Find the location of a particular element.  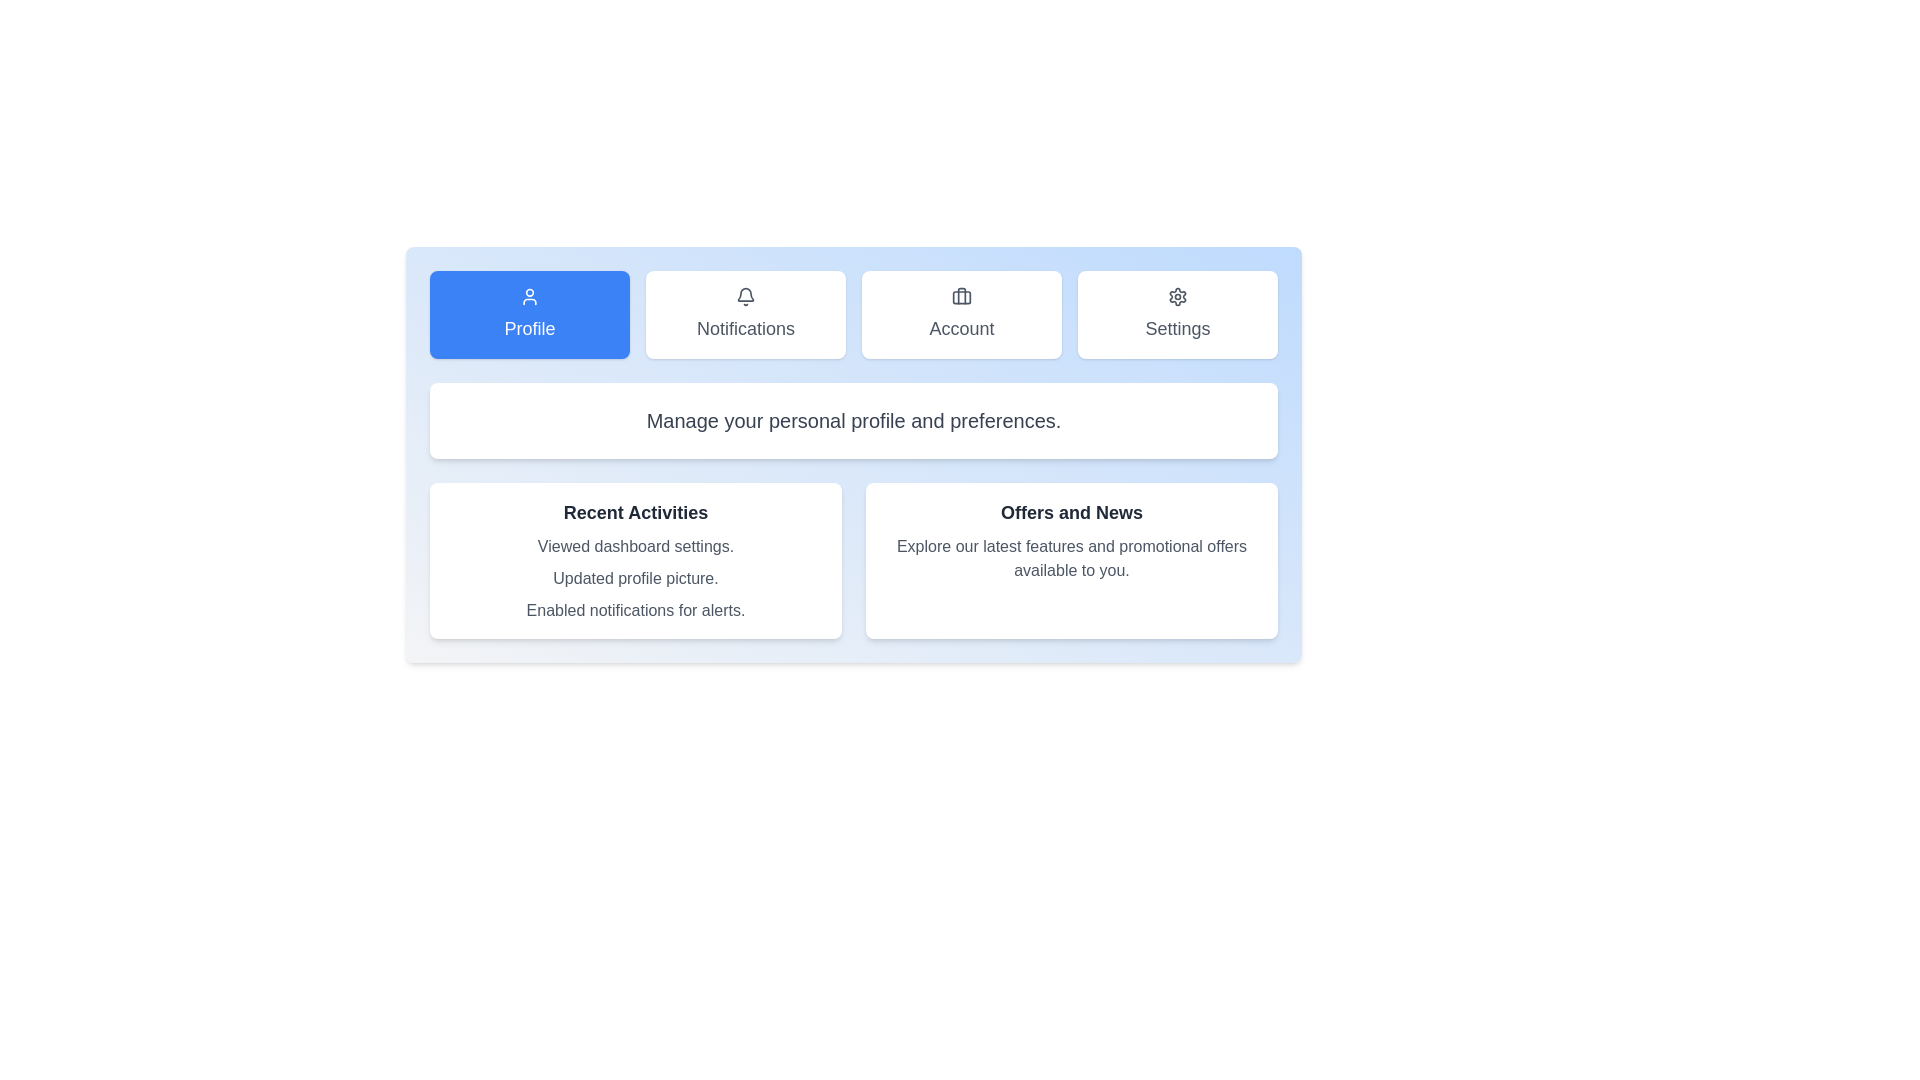

the informational static text that records a recent user action, located at the top of the 'Recent Activities' section is located at coordinates (634, 547).